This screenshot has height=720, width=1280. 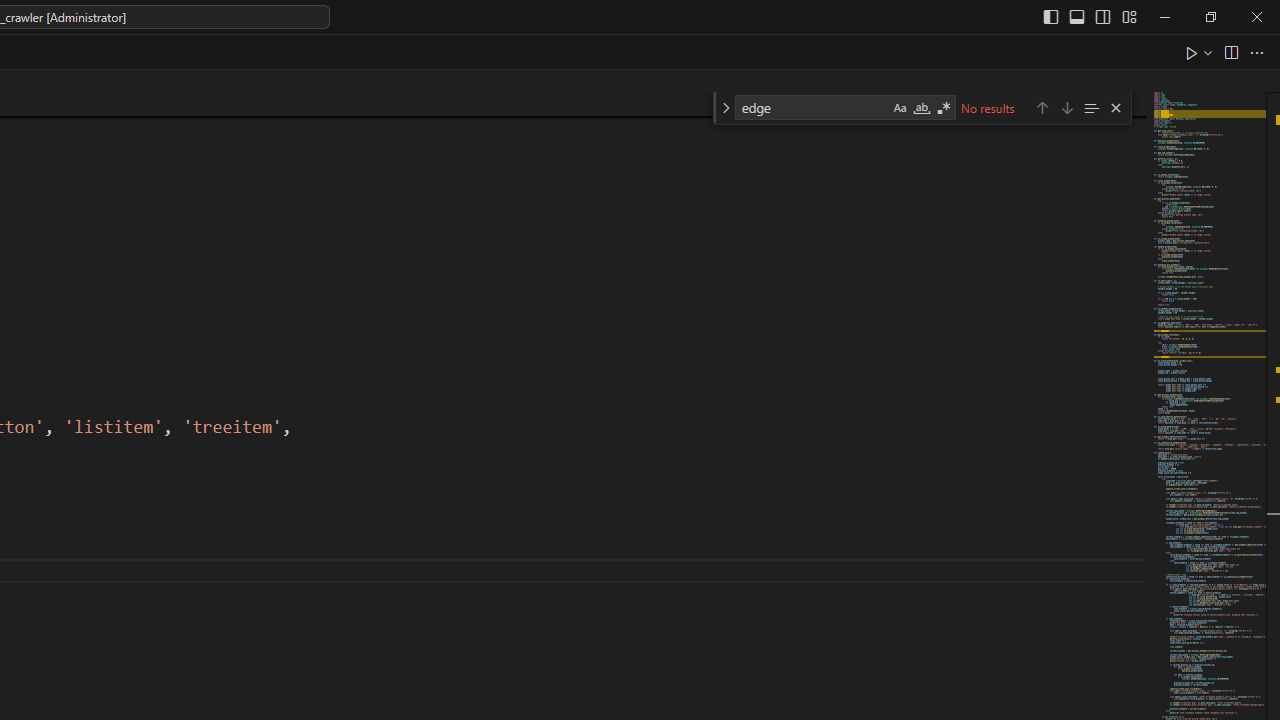 What do you see at coordinates (1209, 16) in the screenshot?
I see `'Restore'` at bounding box center [1209, 16].